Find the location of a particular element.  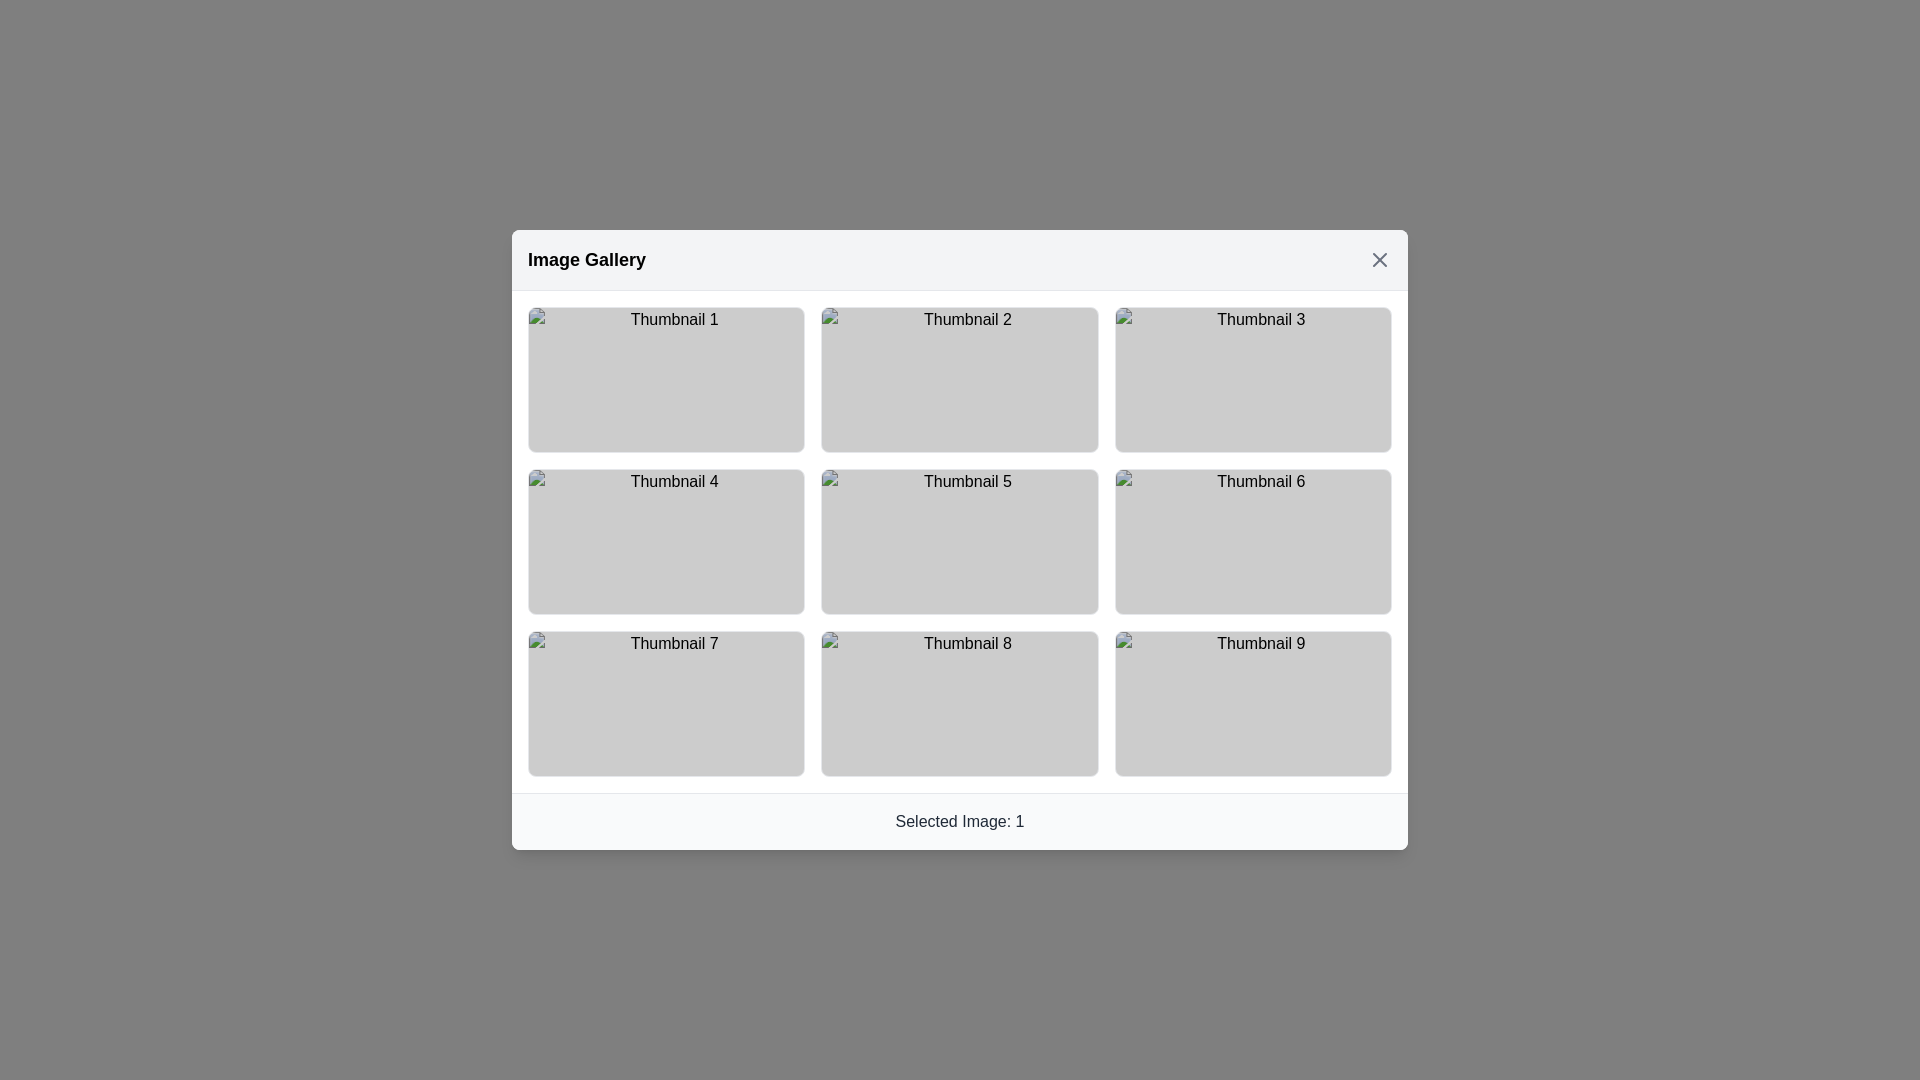

the graphical representation of the green checkmark icon, which indicates affirmation or completion, located in the fourth item of the grid layout of thumbnail previews is located at coordinates (666, 542).